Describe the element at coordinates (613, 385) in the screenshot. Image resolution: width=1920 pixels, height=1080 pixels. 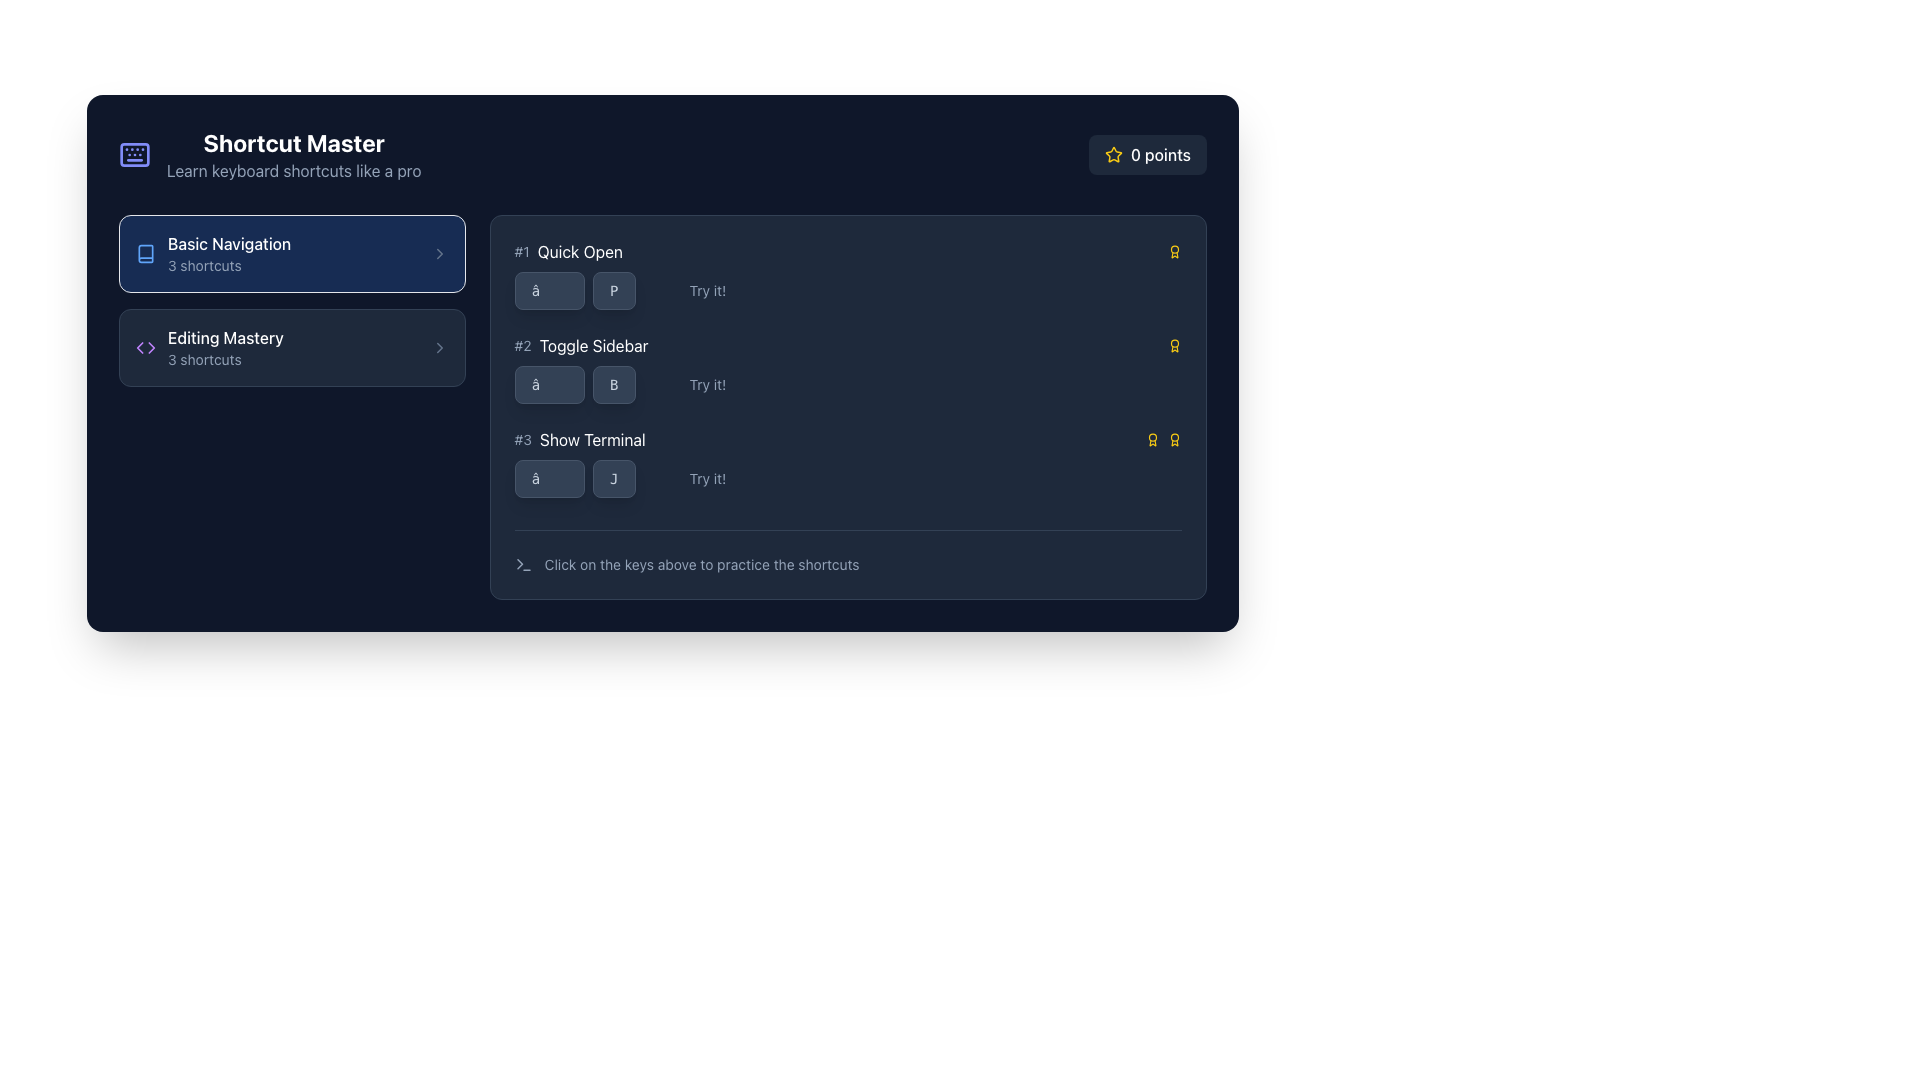
I see `the 'Toggle Sidebar' button, which is the second button in a horizontal arrangement of two similar buttons in the interface's shortcut section` at that location.